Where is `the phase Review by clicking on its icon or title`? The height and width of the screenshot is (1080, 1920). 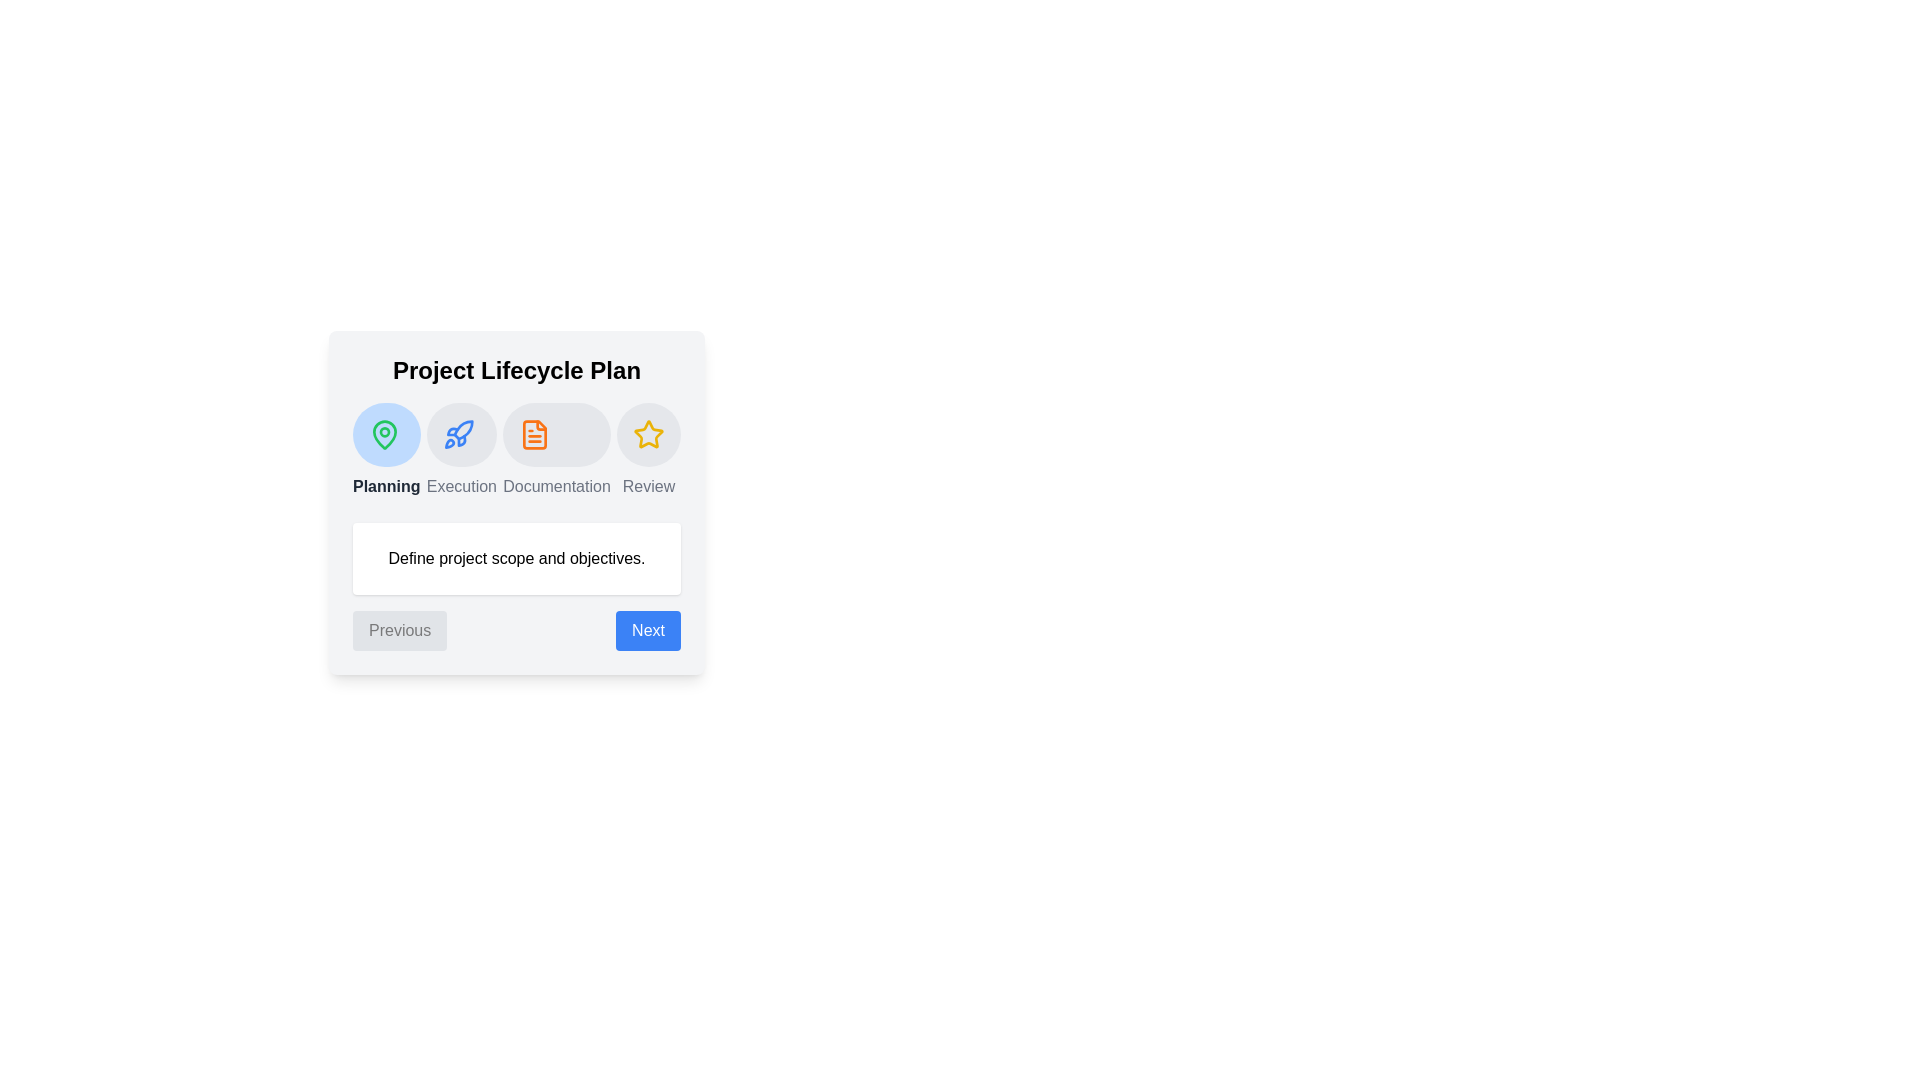 the phase Review by clicking on its icon or title is located at coordinates (648, 434).